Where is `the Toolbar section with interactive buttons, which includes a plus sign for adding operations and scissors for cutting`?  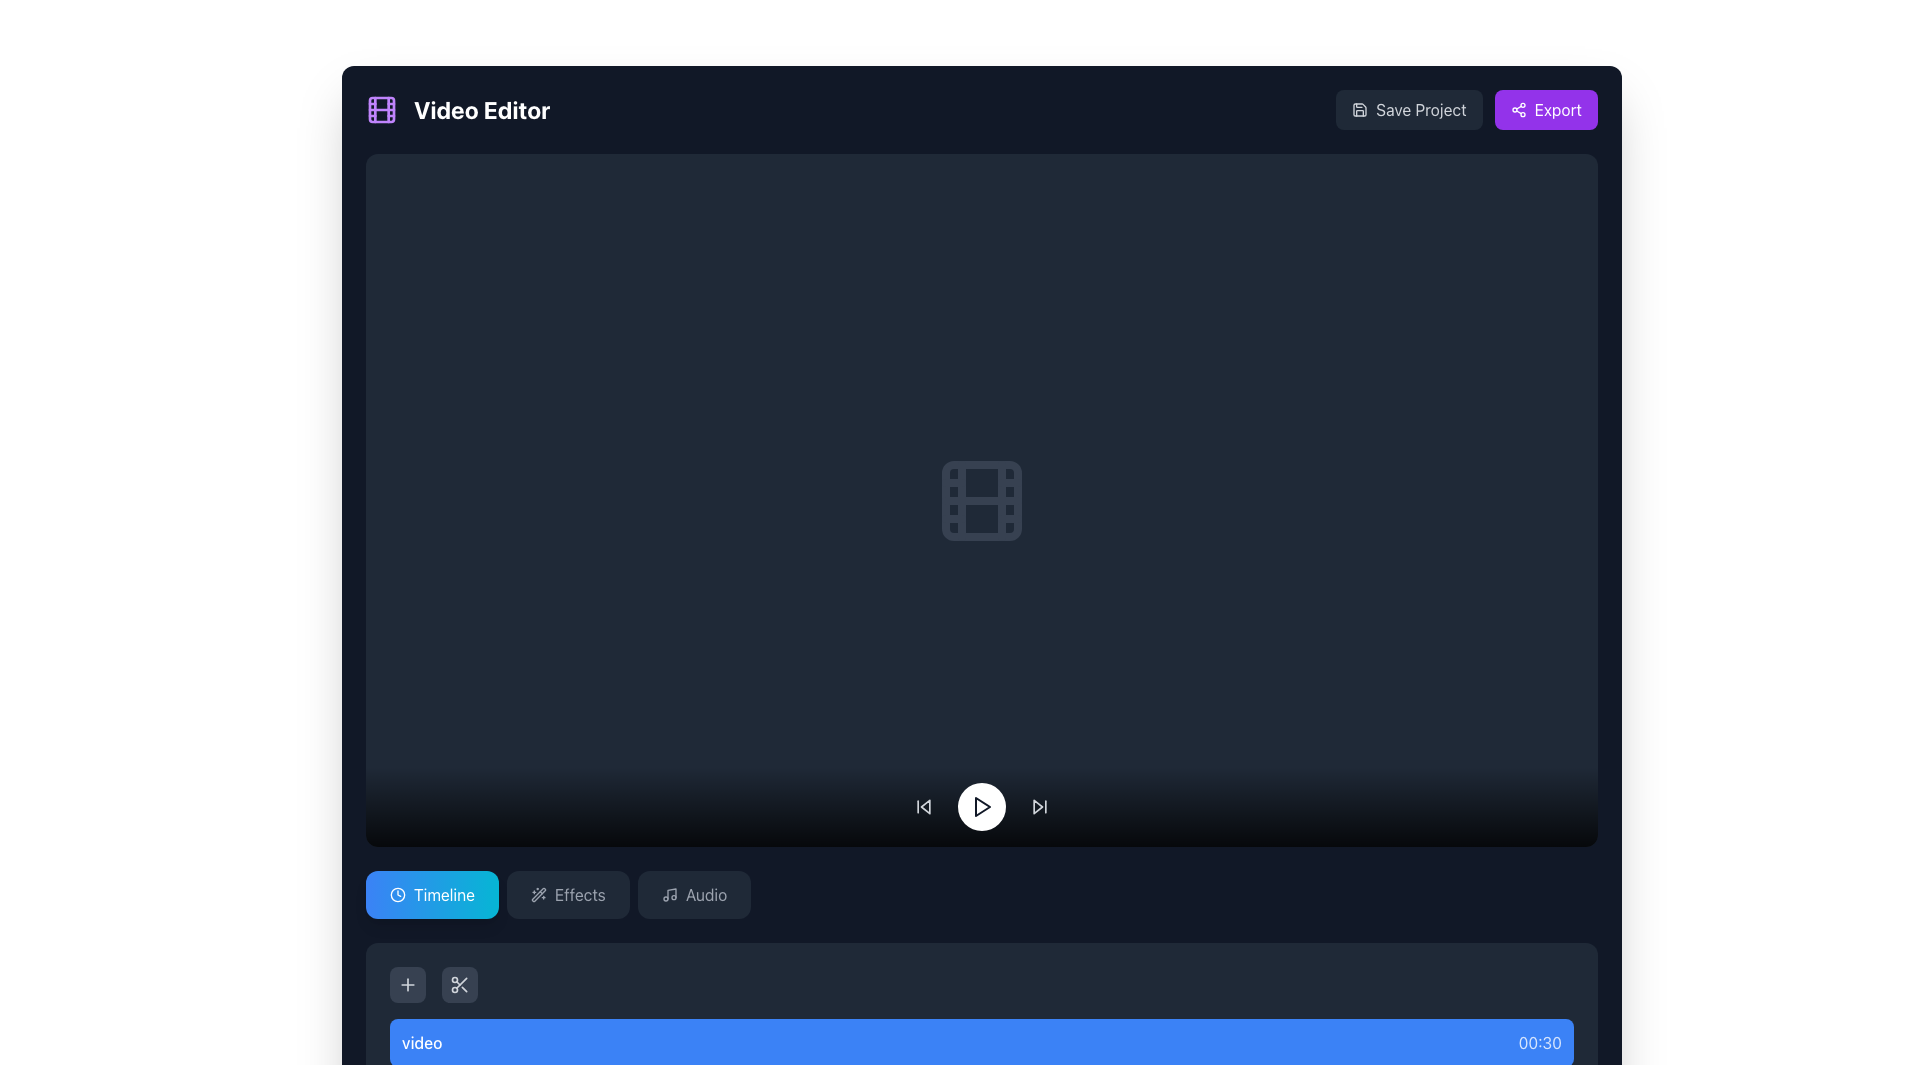 the Toolbar section with interactive buttons, which includes a plus sign for adding operations and scissors for cutting is located at coordinates (982, 983).